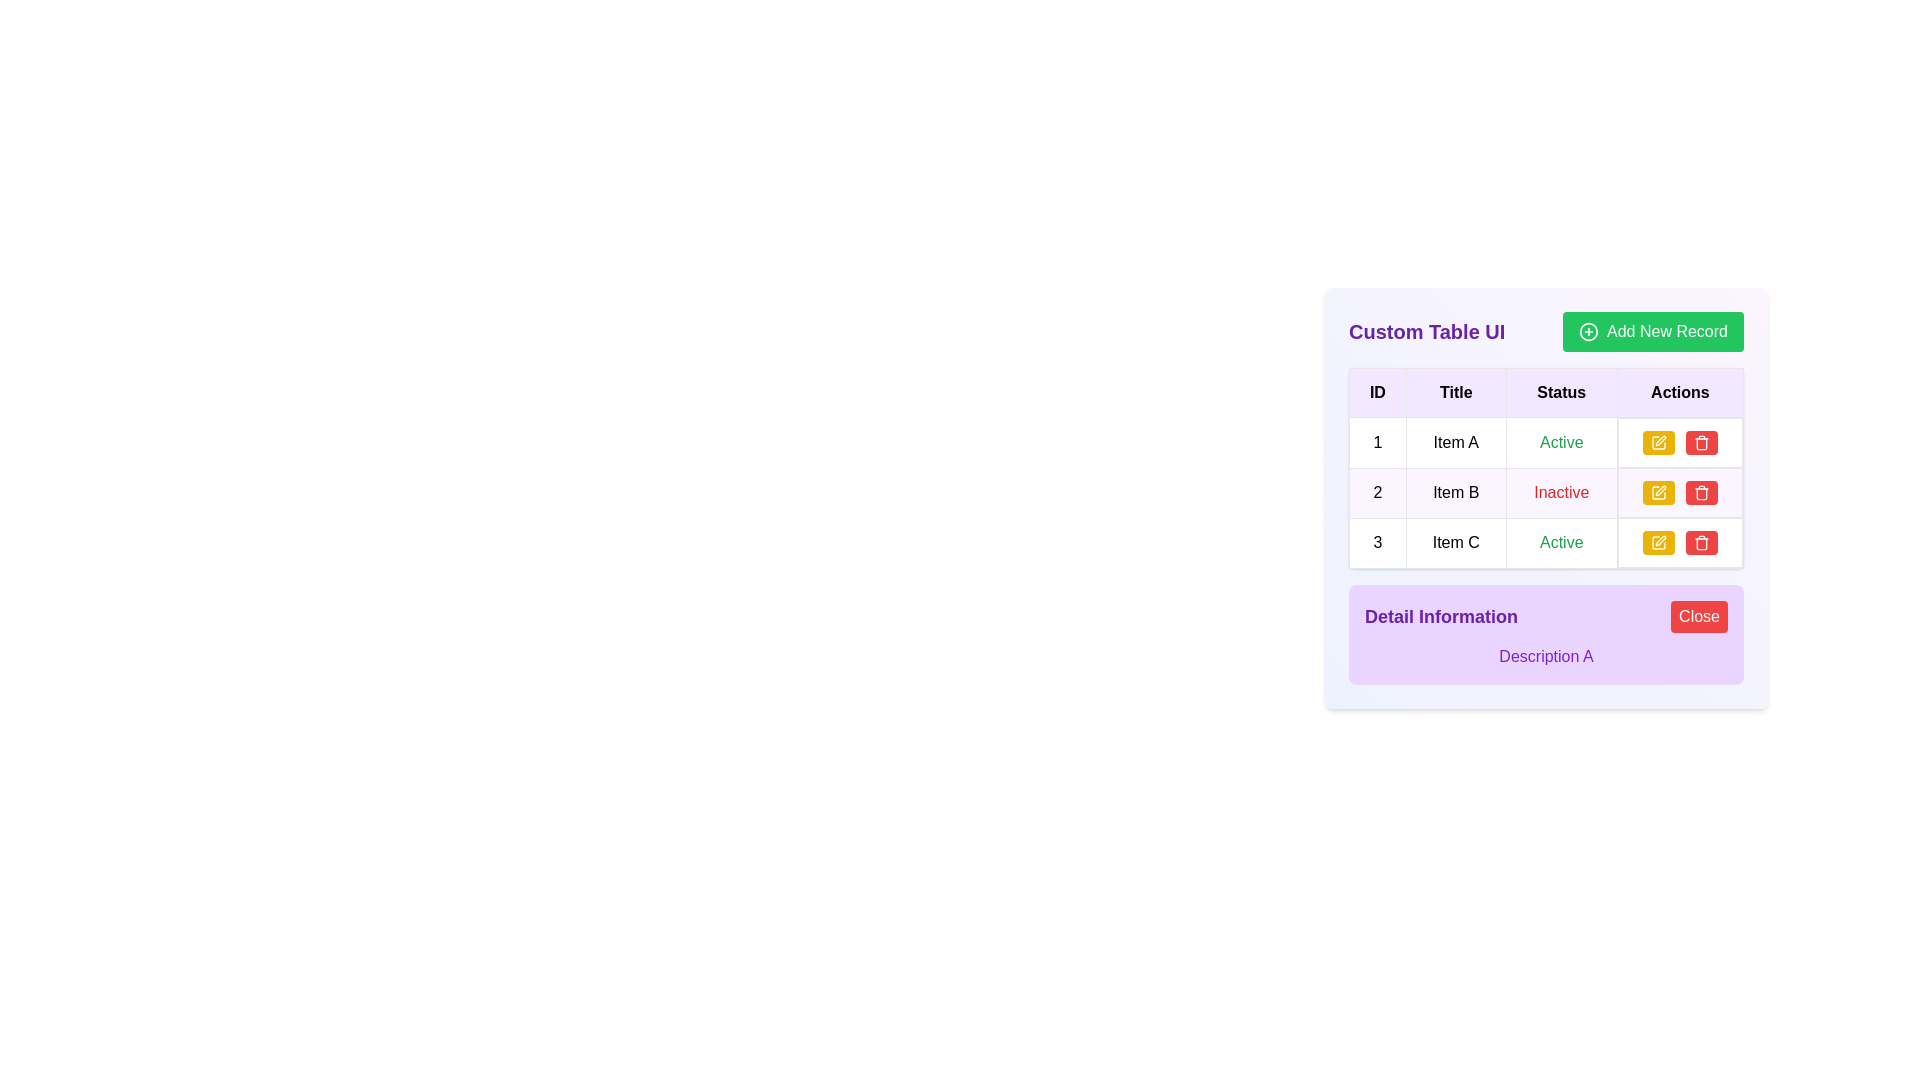 The width and height of the screenshot is (1920, 1080). I want to click on the first button in the 'Actions' column of the third row in the 'Custom Table UI' to initiate editing the corresponding table row, so click(1657, 543).